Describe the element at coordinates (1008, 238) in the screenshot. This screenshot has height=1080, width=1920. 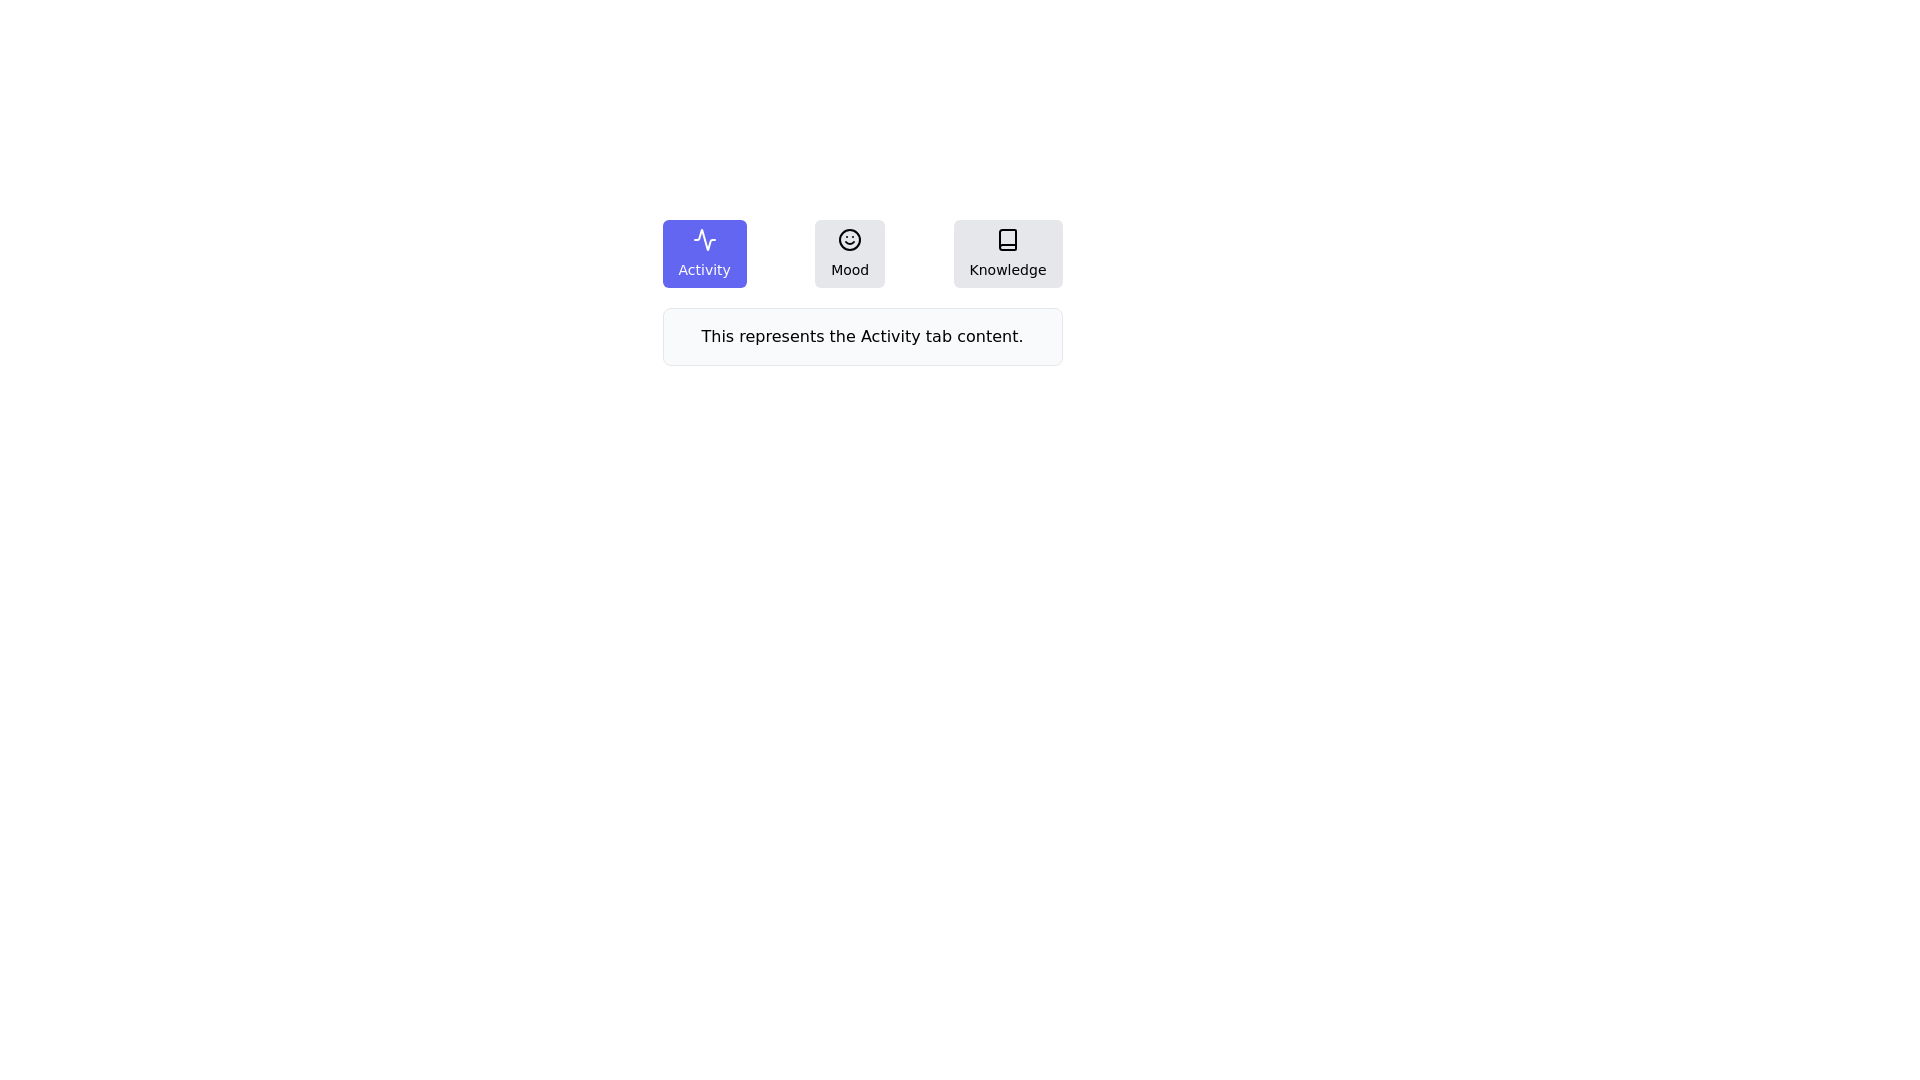
I see `the appearance of the graphic icon component depicting an open book, which is the third icon in the 'Knowledge' group at the top of the interface` at that location.